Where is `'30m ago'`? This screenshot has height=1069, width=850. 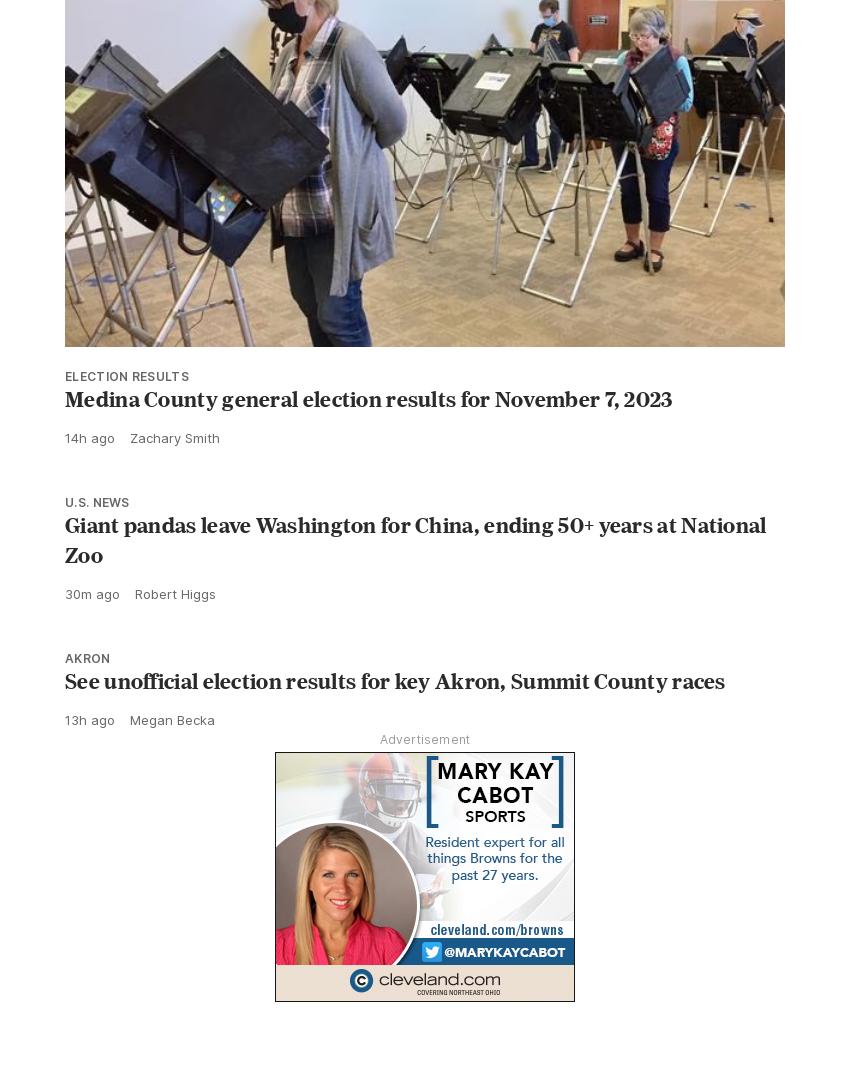
'30m ago' is located at coordinates (91, 594).